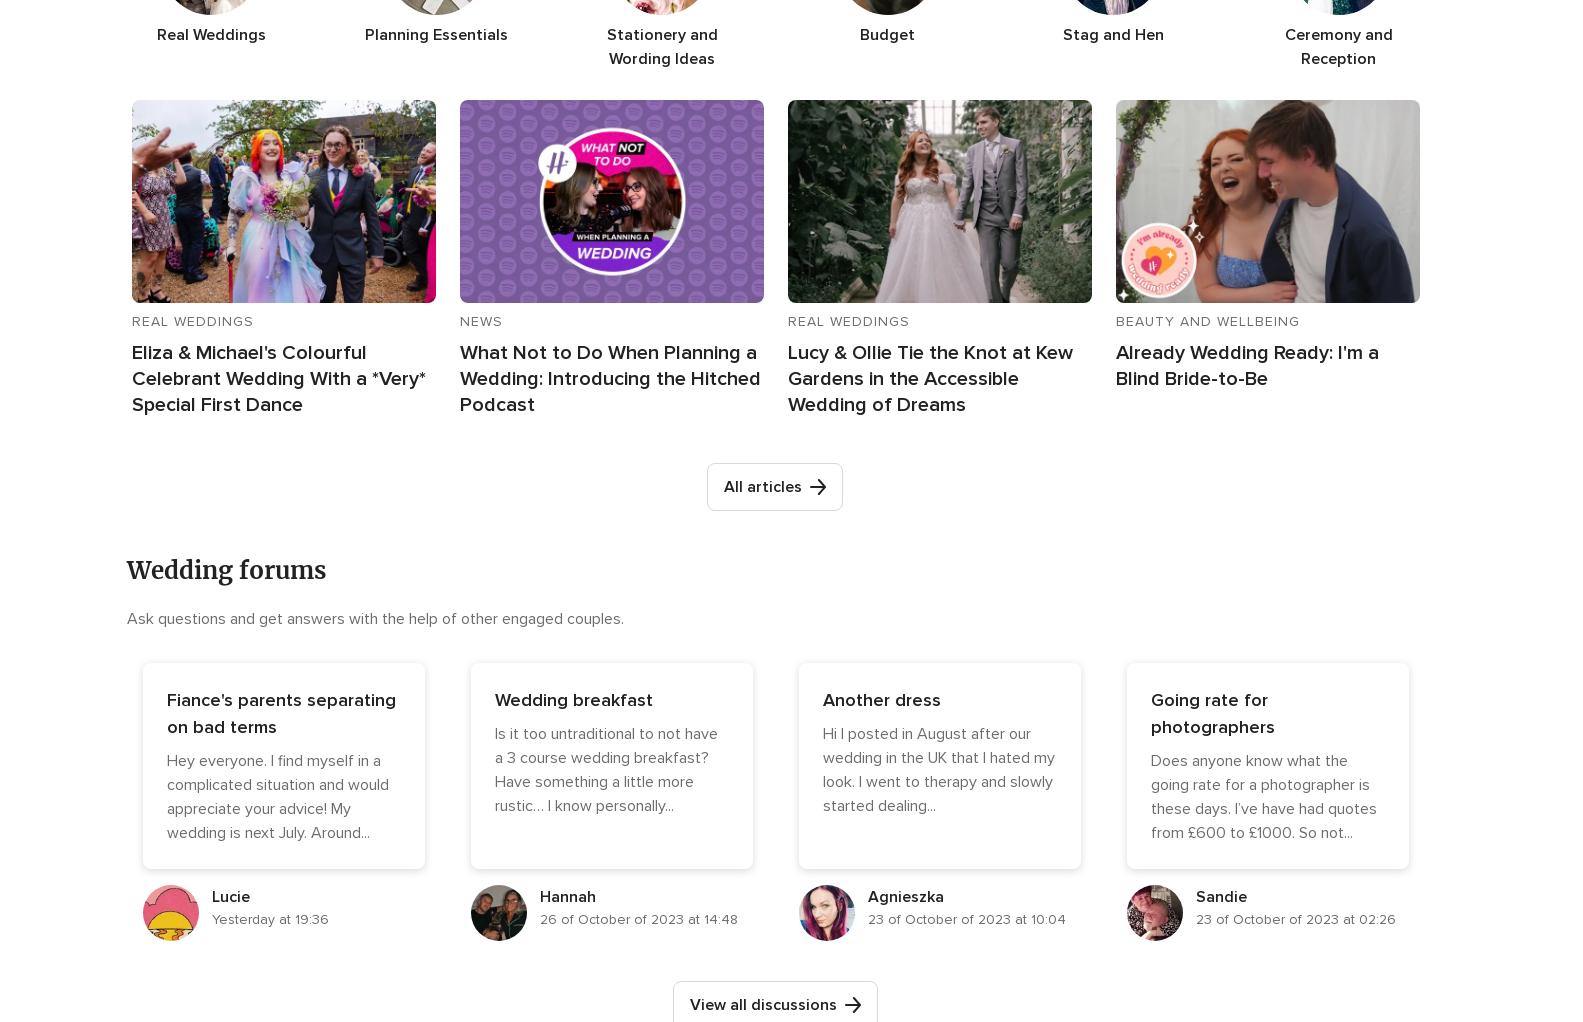 The image size is (1583, 1022). What do you see at coordinates (1194, 894) in the screenshot?
I see `'Sandie'` at bounding box center [1194, 894].